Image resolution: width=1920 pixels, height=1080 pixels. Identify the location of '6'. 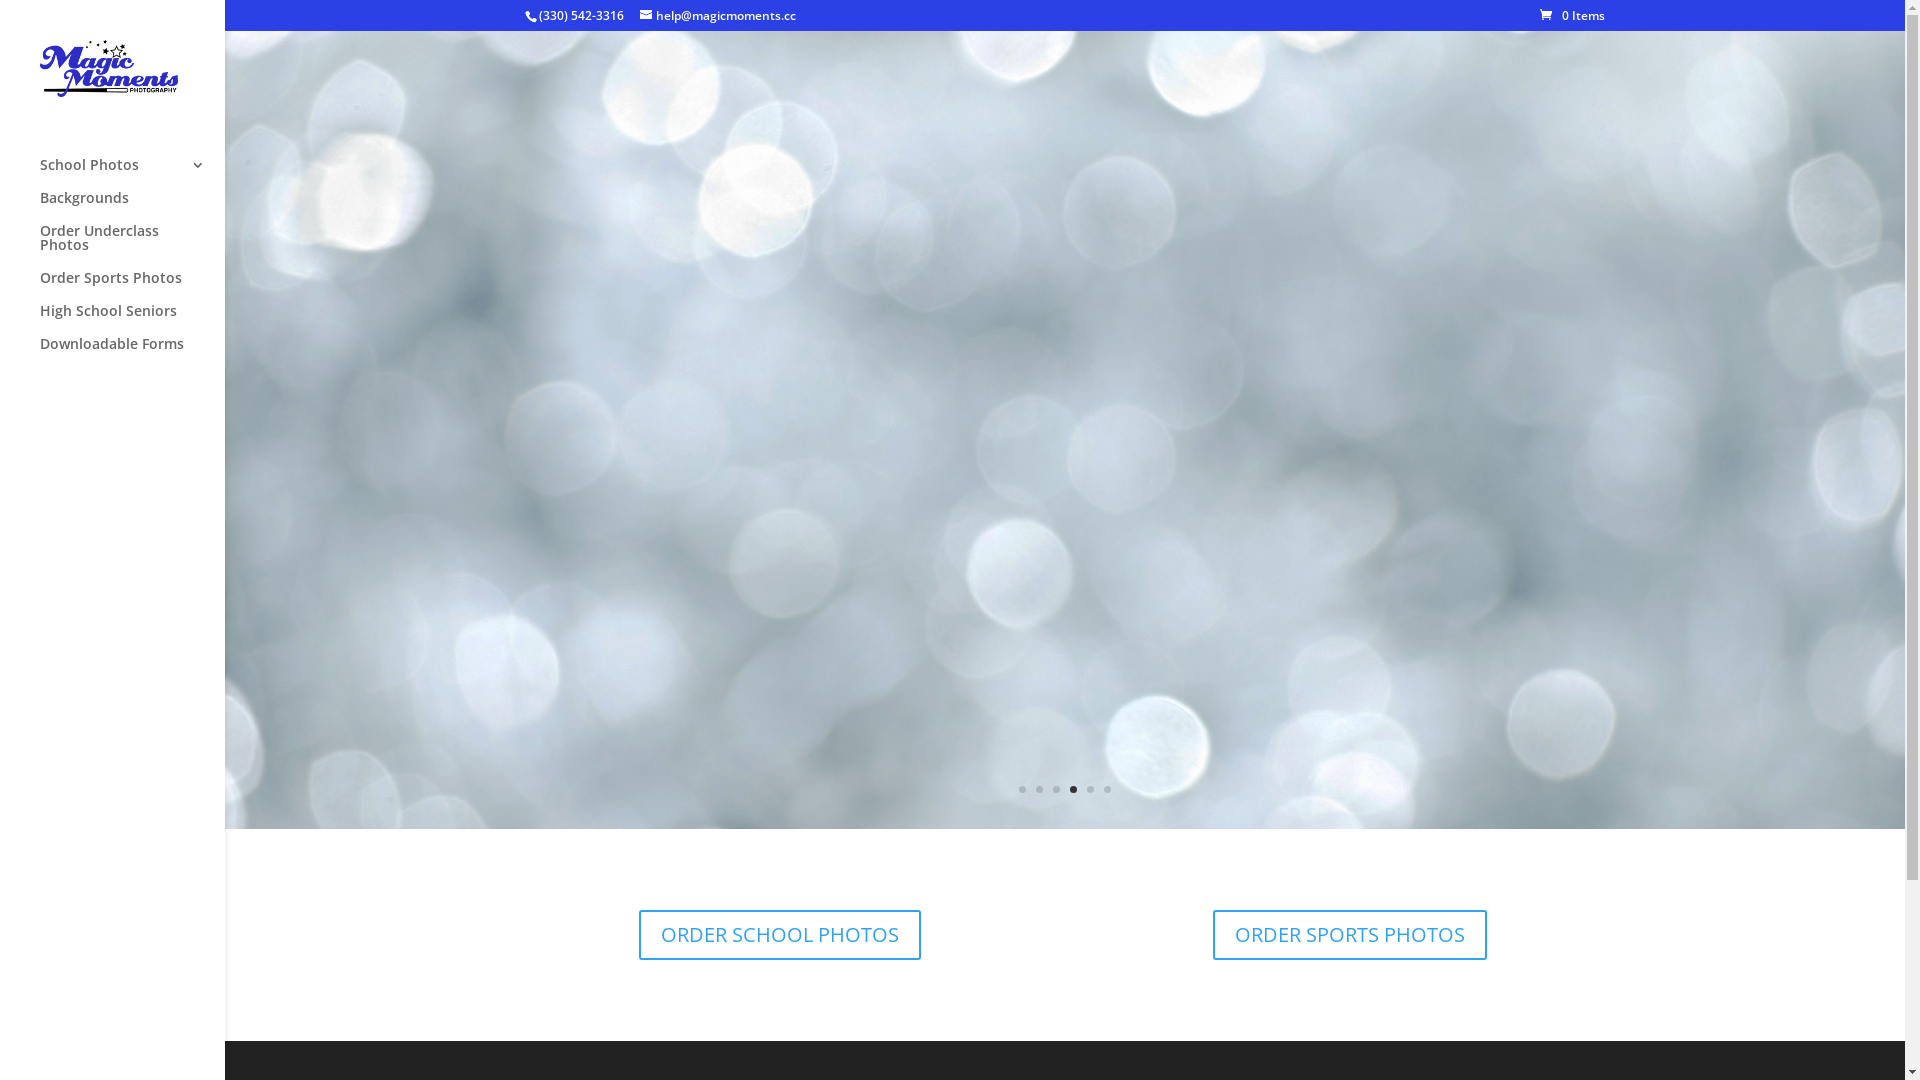
(1106, 788).